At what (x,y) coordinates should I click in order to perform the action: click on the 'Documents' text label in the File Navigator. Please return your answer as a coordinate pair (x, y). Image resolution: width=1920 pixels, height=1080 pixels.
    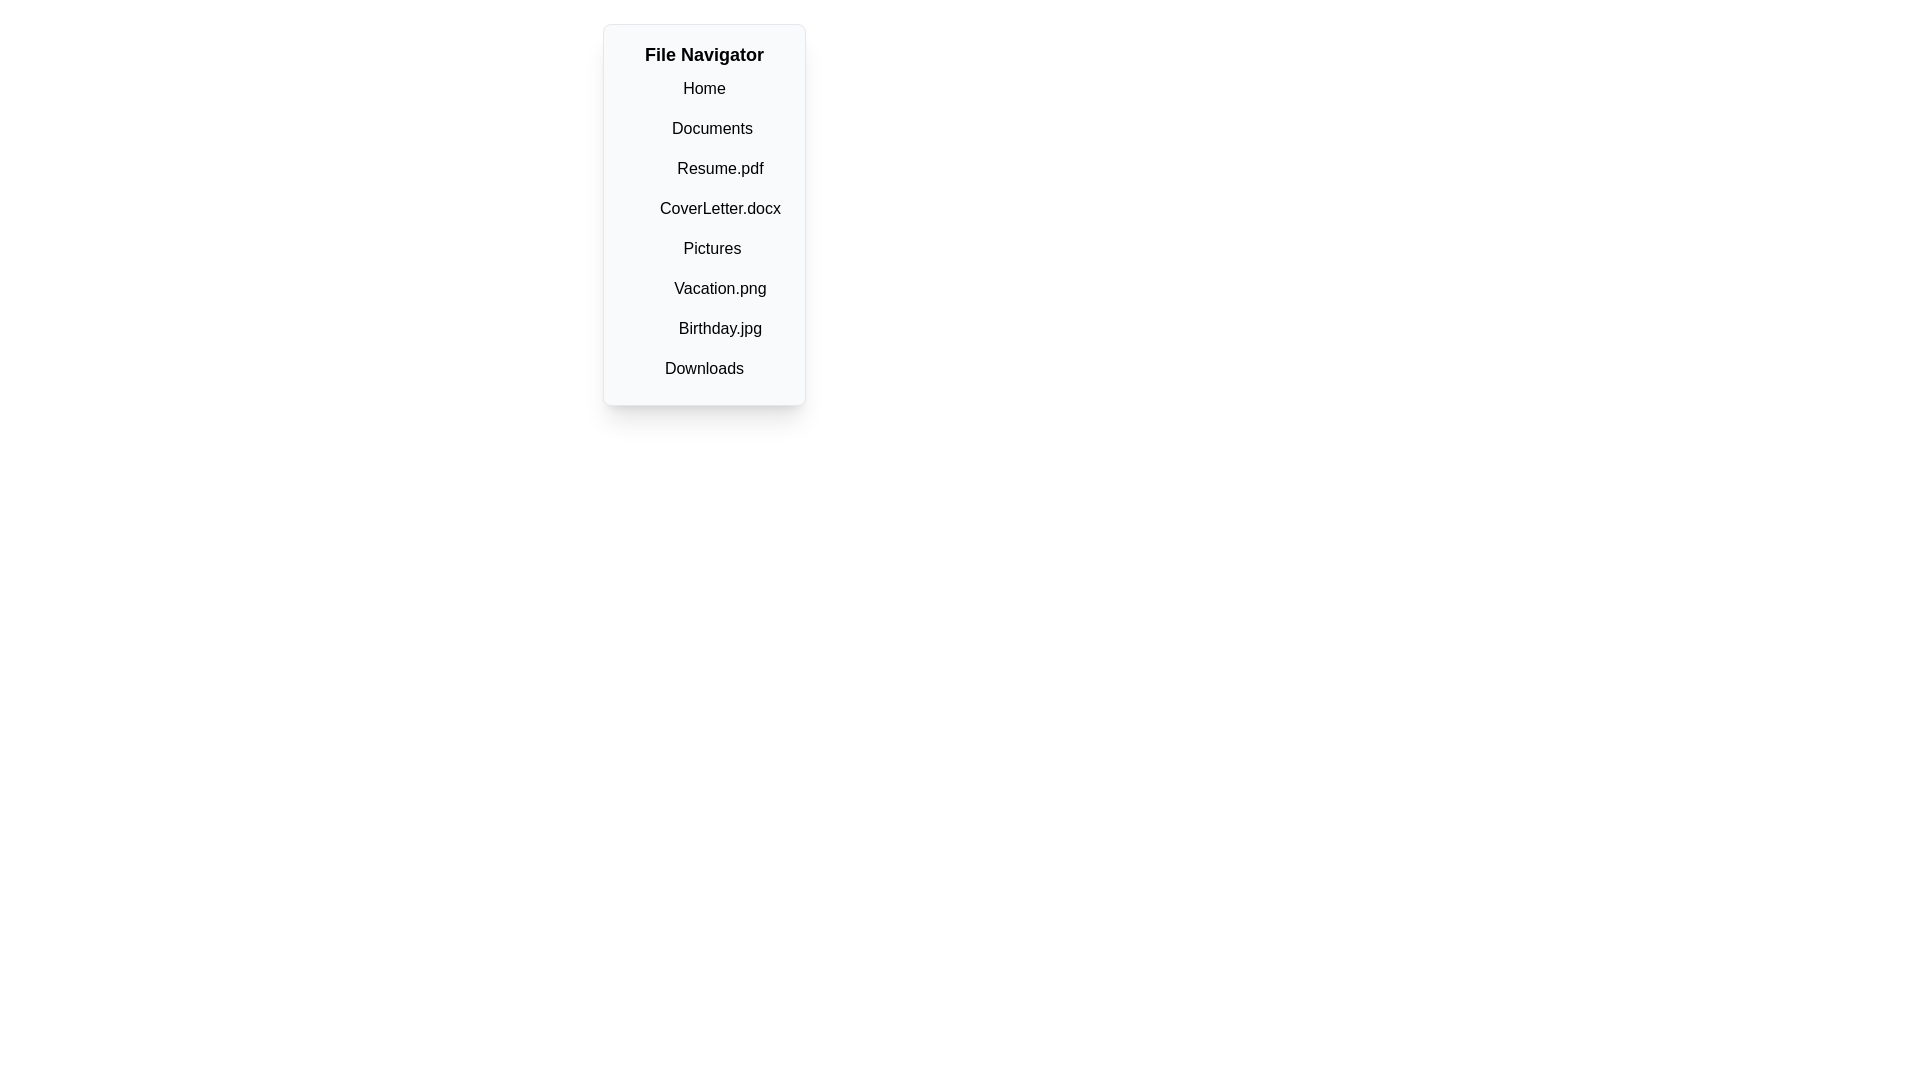
    Looking at the image, I should click on (712, 128).